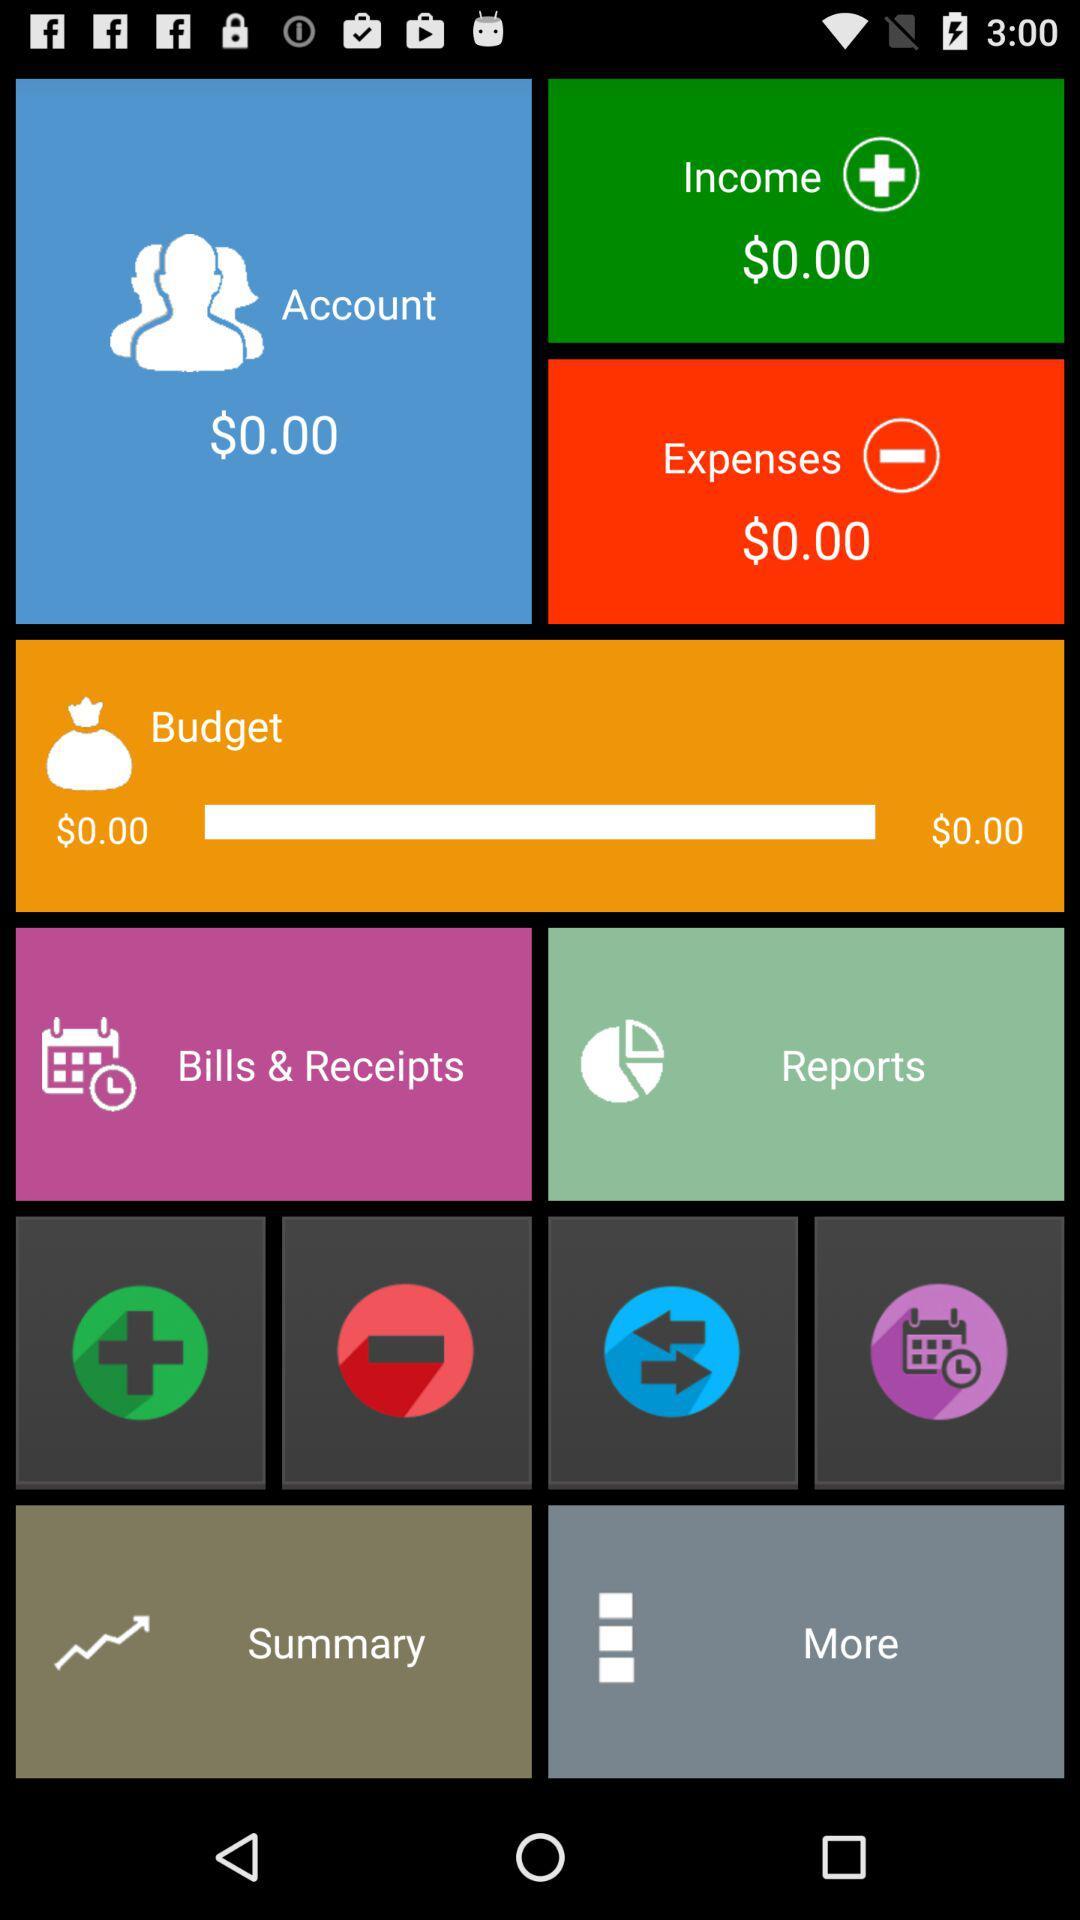 Image resolution: width=1080 pixels, height=1920 pixels. I want to click on app below $0.00 item, so click(273, 1063).